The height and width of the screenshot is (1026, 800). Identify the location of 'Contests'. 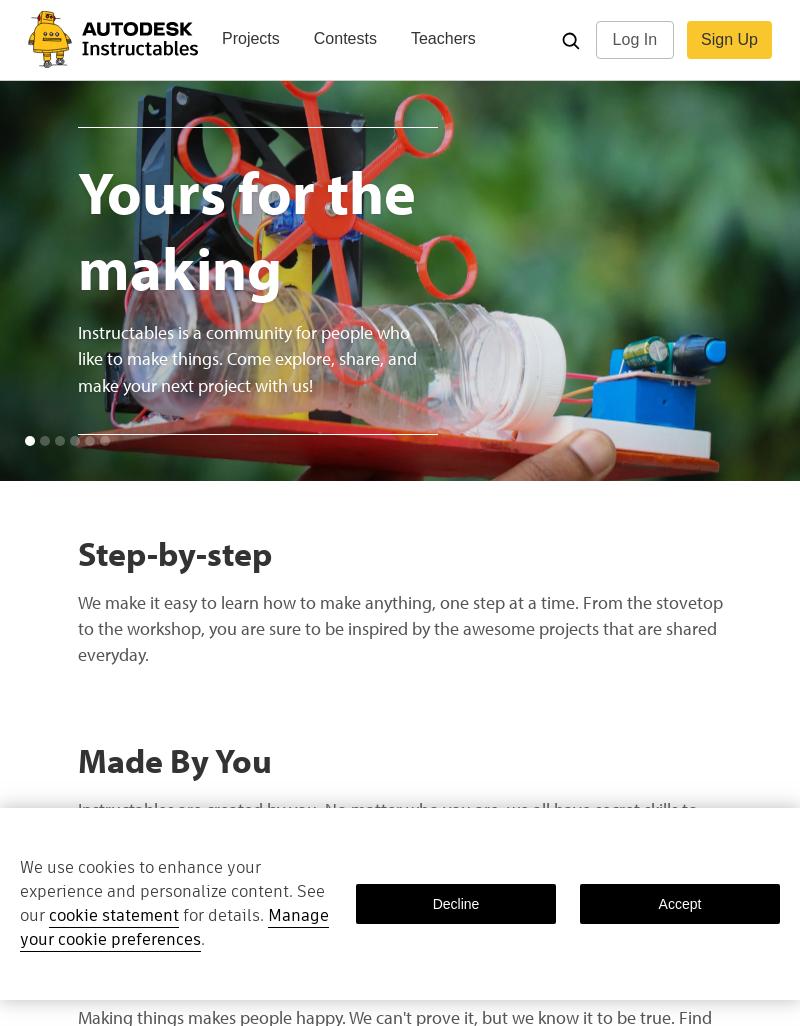
(344, 38).